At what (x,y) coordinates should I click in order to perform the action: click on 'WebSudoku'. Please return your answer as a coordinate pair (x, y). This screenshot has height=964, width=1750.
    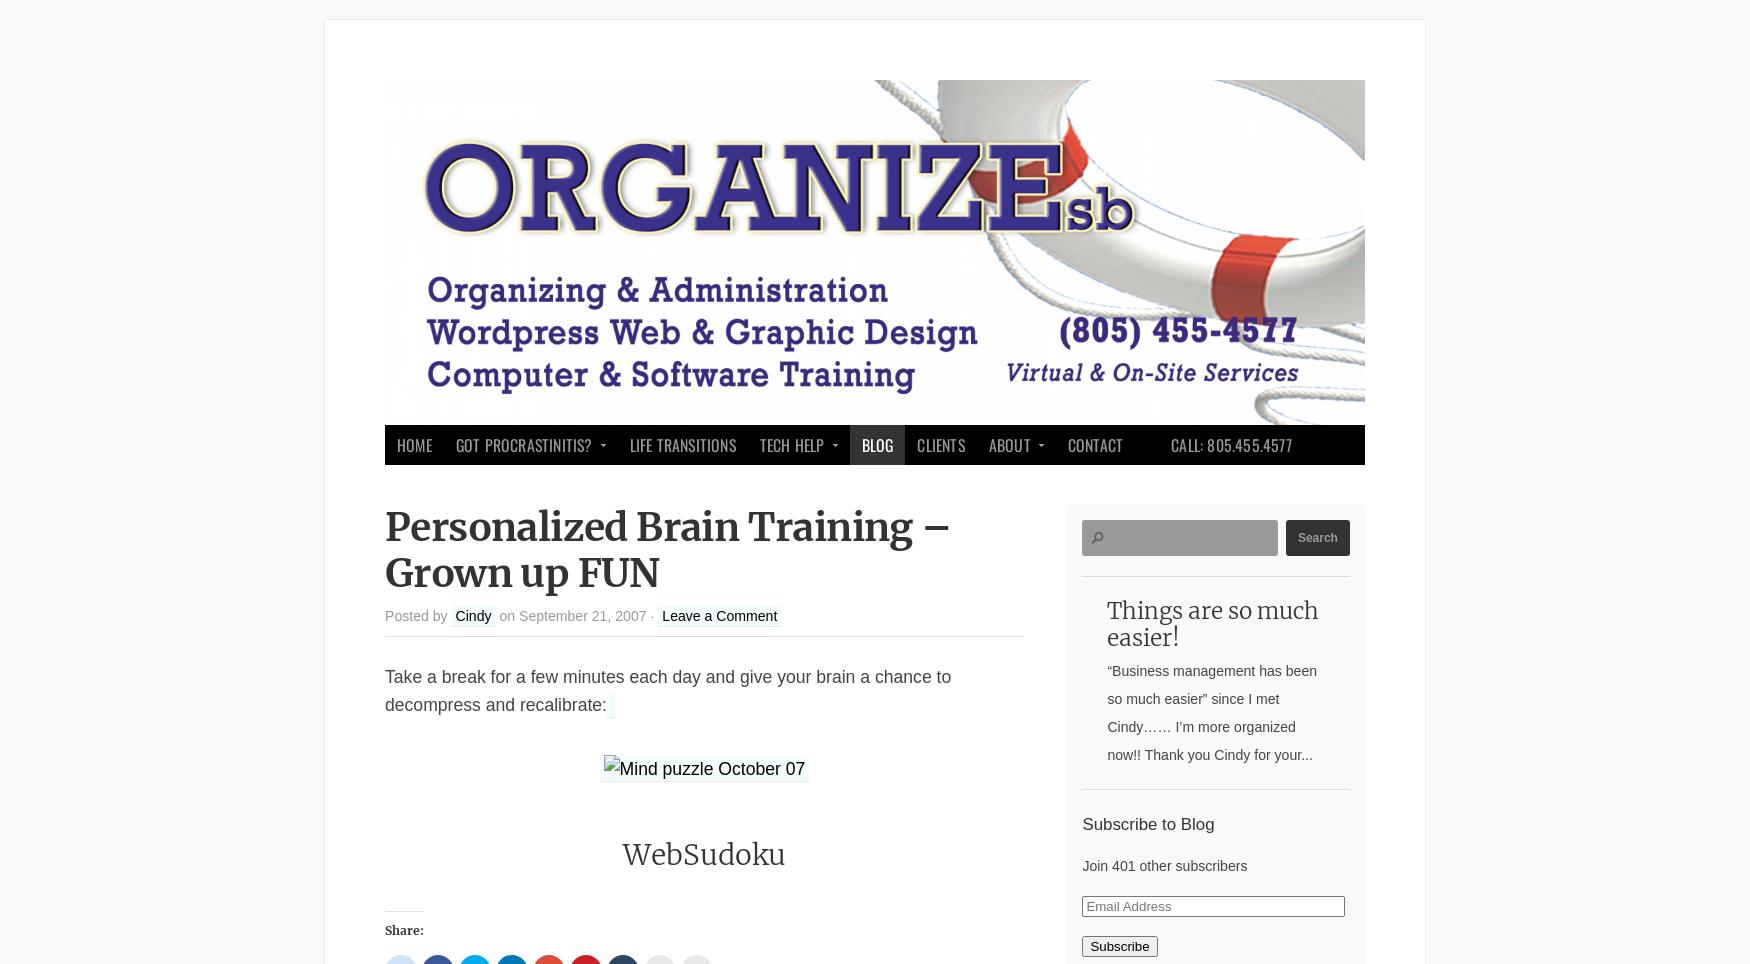
    Looking at the image, I should click on (621, 854).